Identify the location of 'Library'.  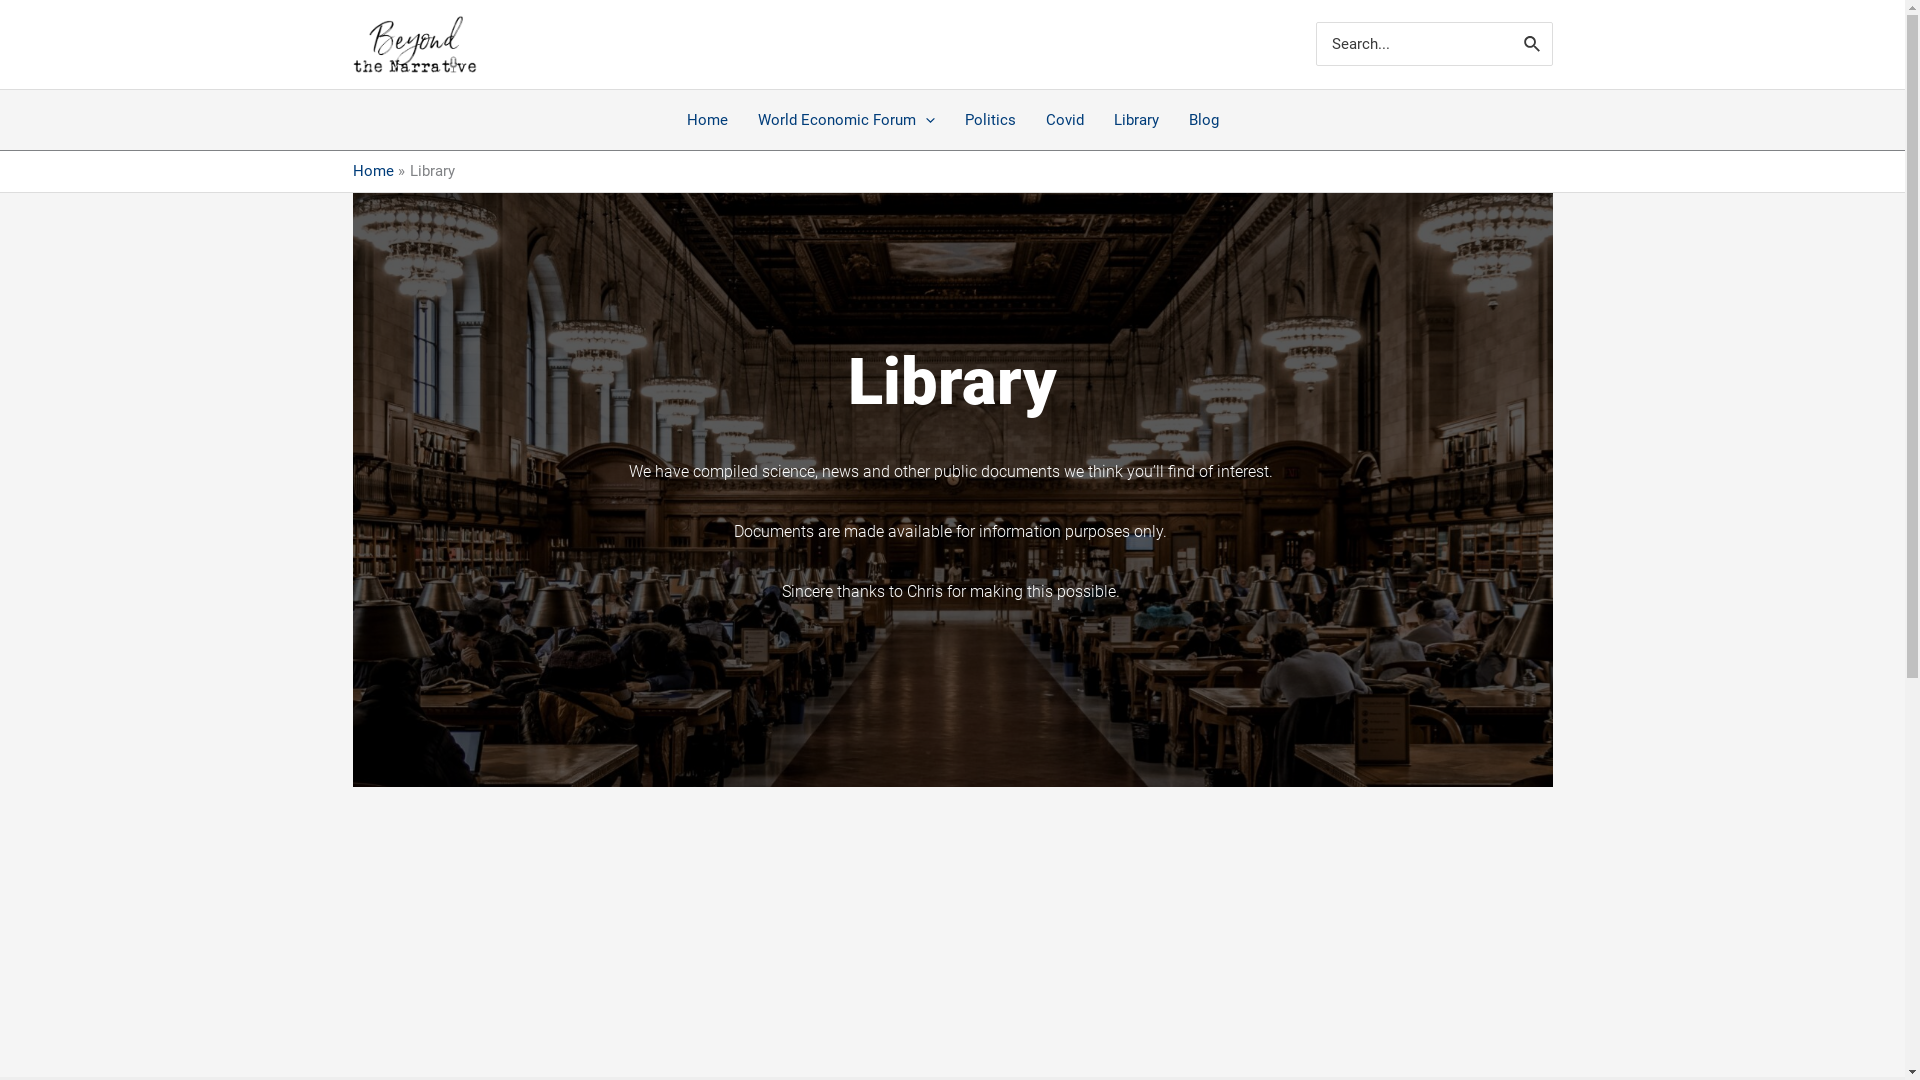
(1135, 119).